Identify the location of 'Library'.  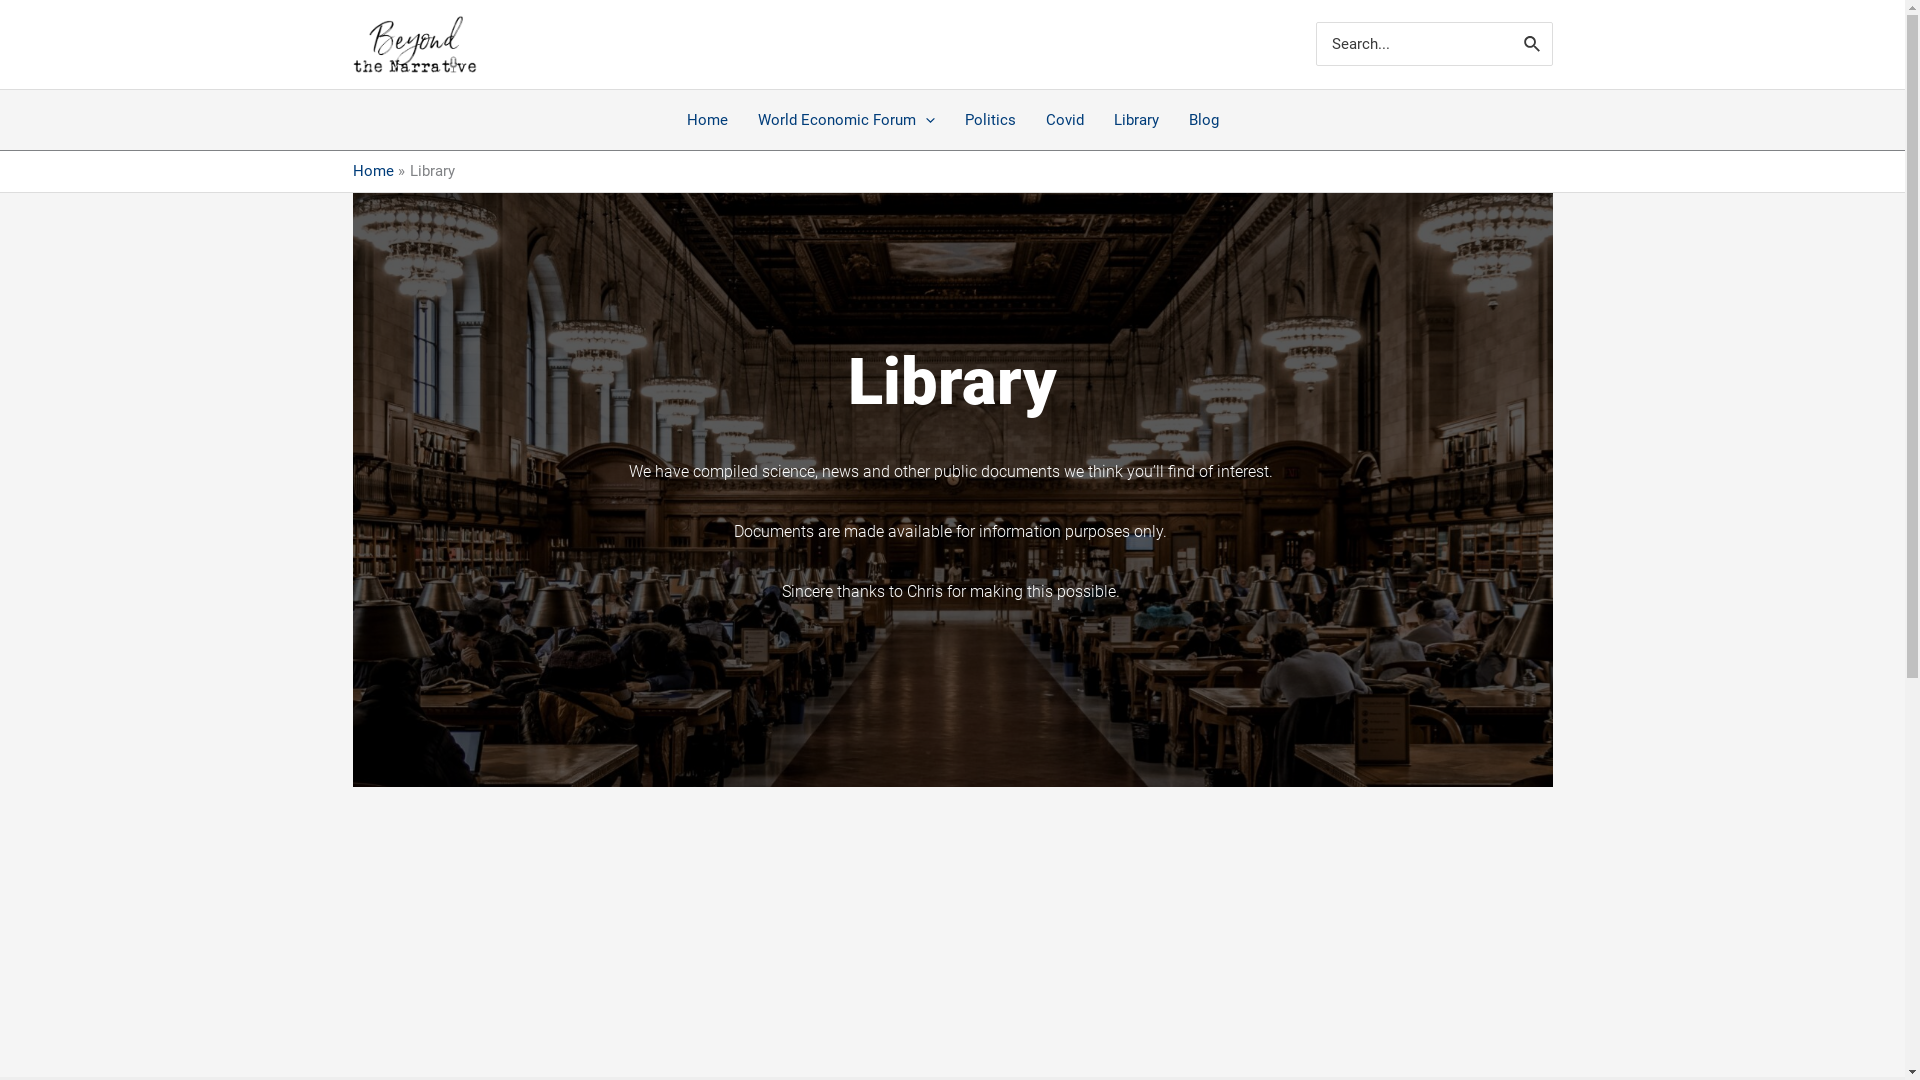
(1135, 119).